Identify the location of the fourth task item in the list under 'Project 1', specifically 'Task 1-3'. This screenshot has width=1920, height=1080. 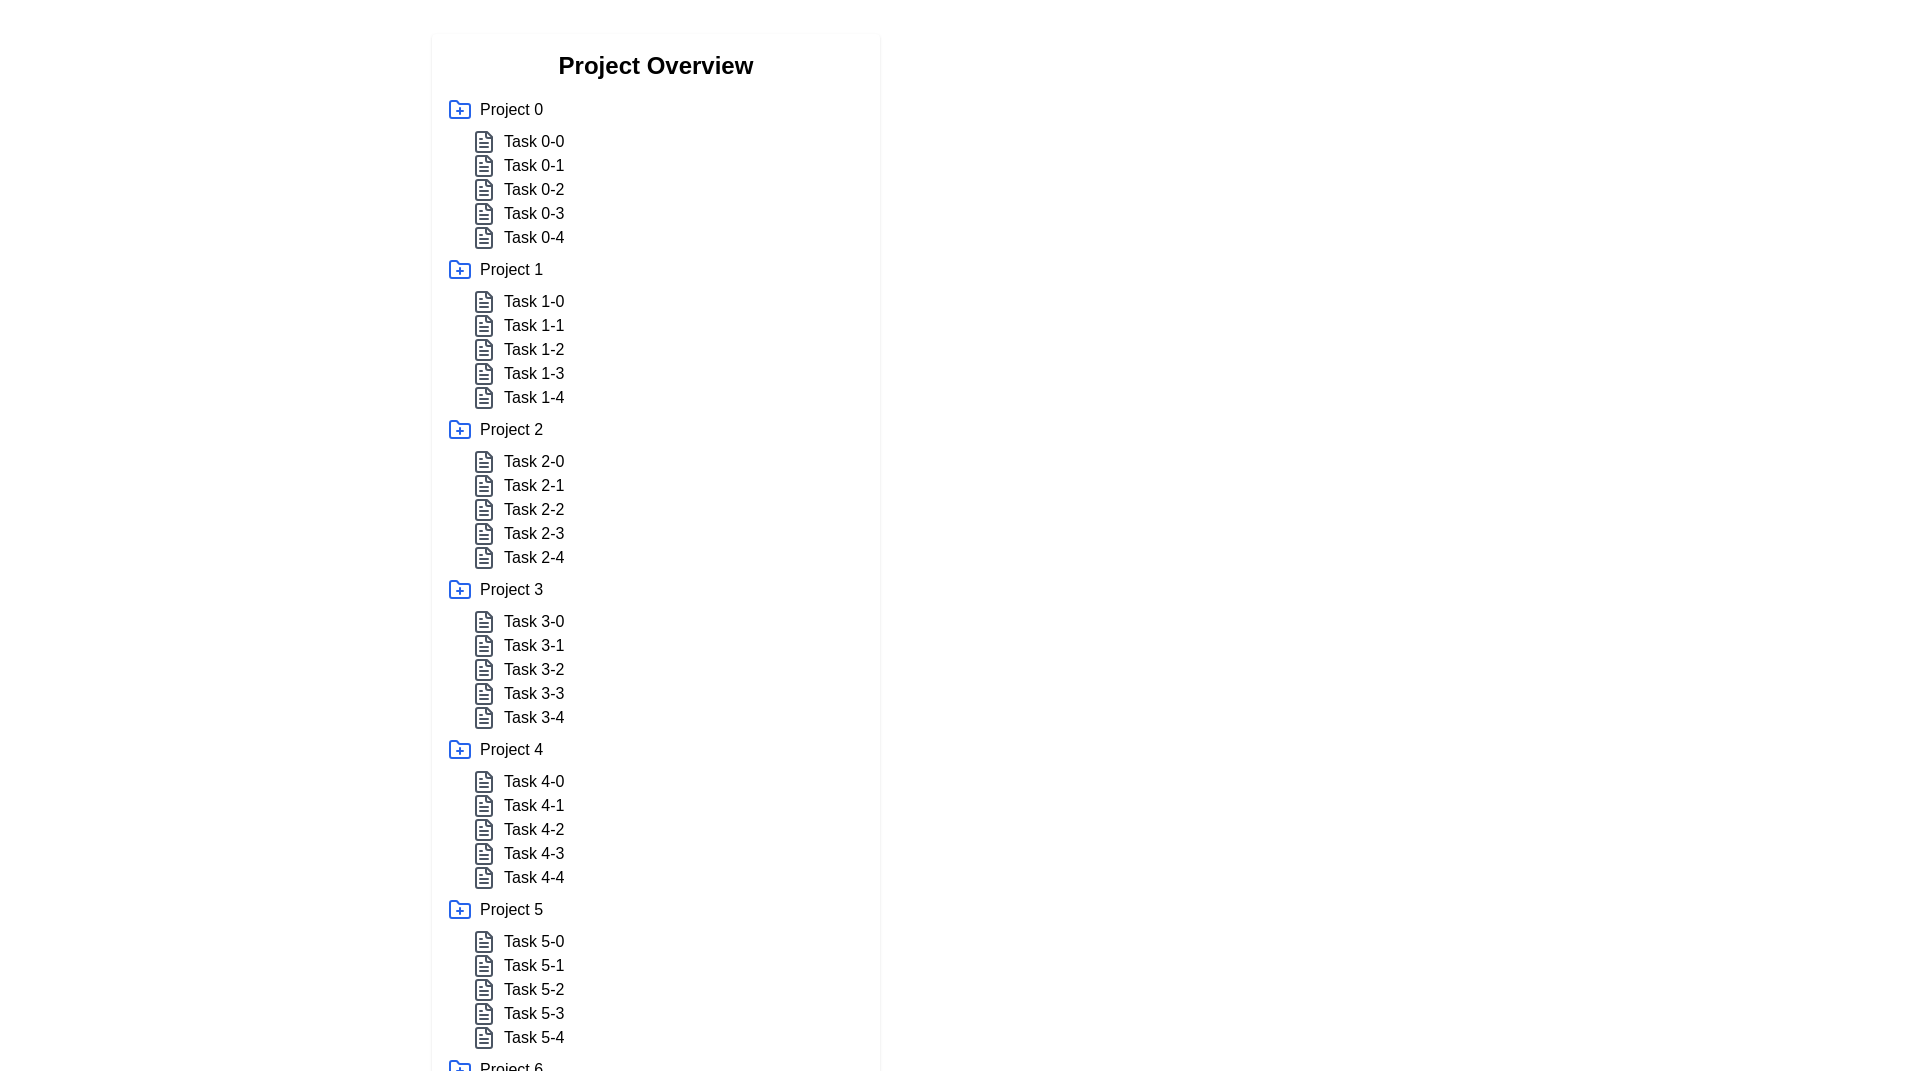
(667, 374).